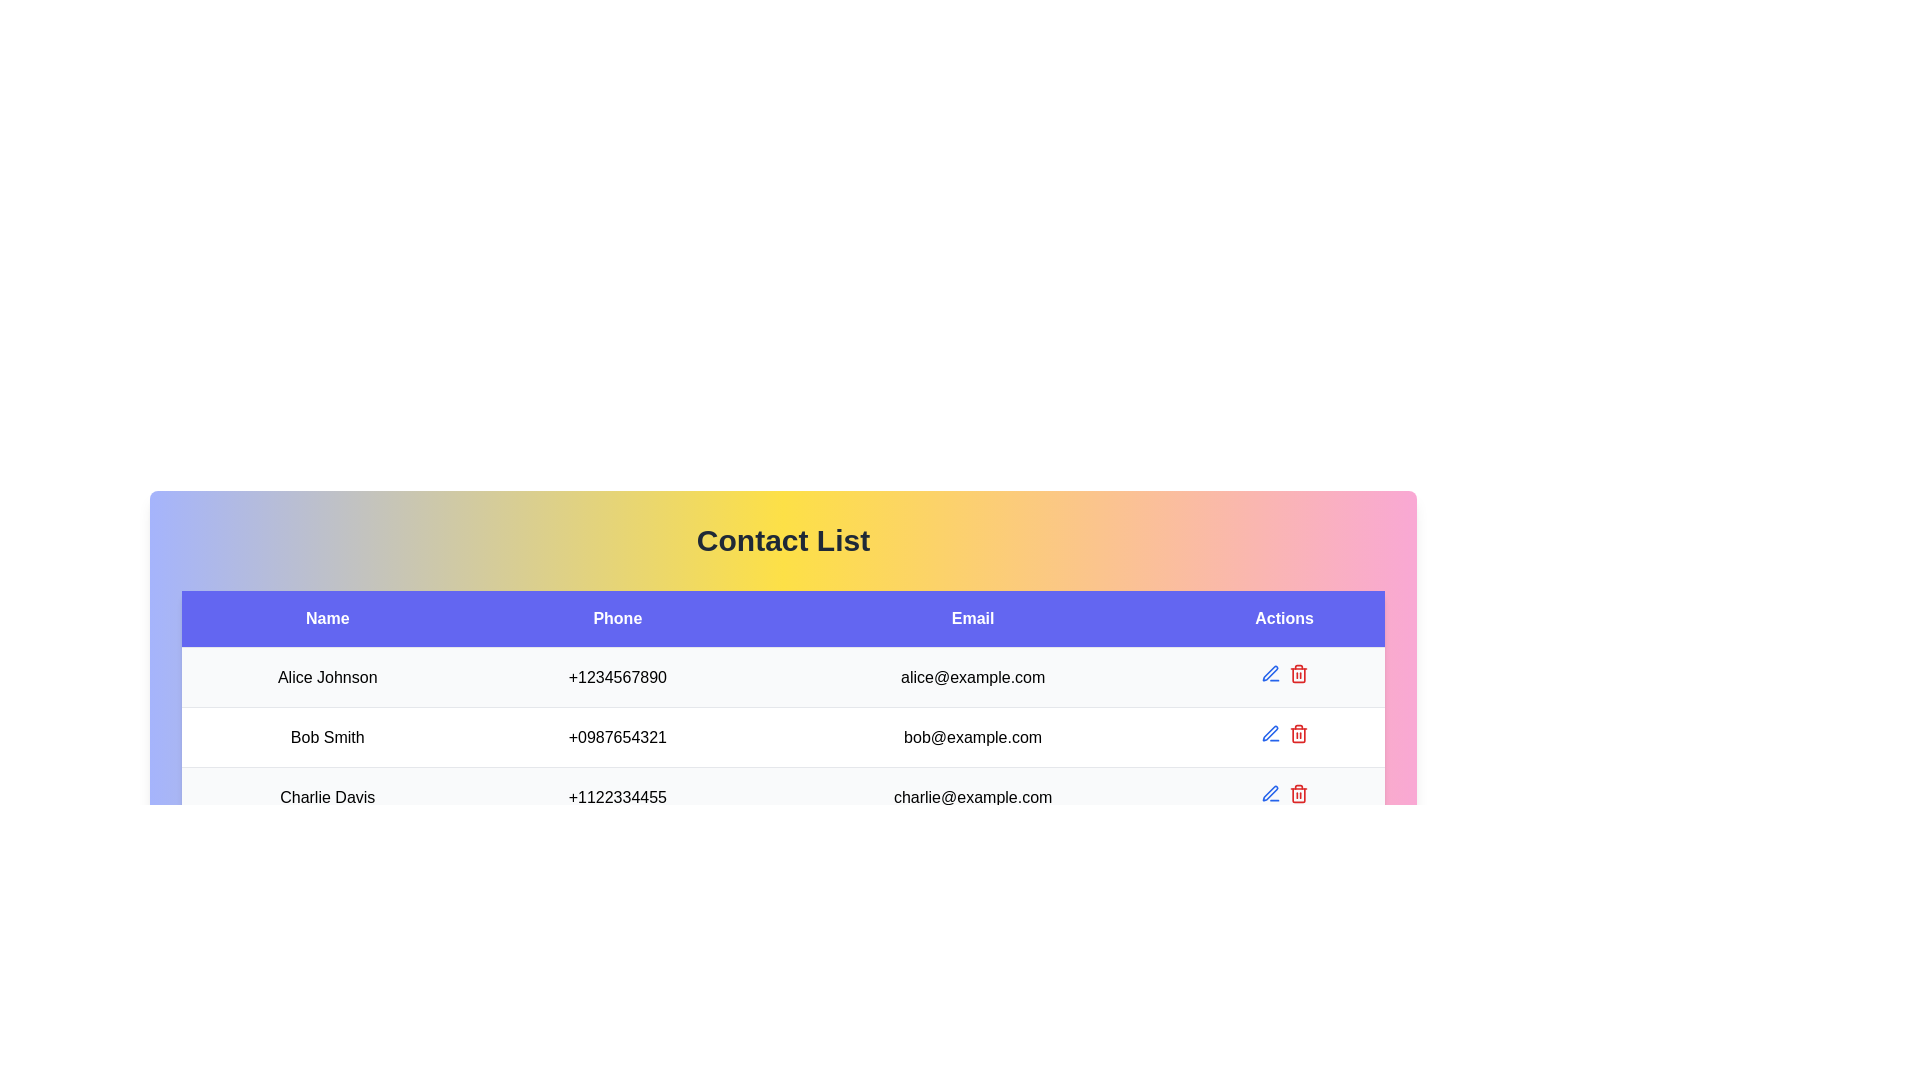 The image size is (1920, 1080). I want to click on contact information displayed in the second row of the contact list for 'Bob Smith', so click(782, 737).